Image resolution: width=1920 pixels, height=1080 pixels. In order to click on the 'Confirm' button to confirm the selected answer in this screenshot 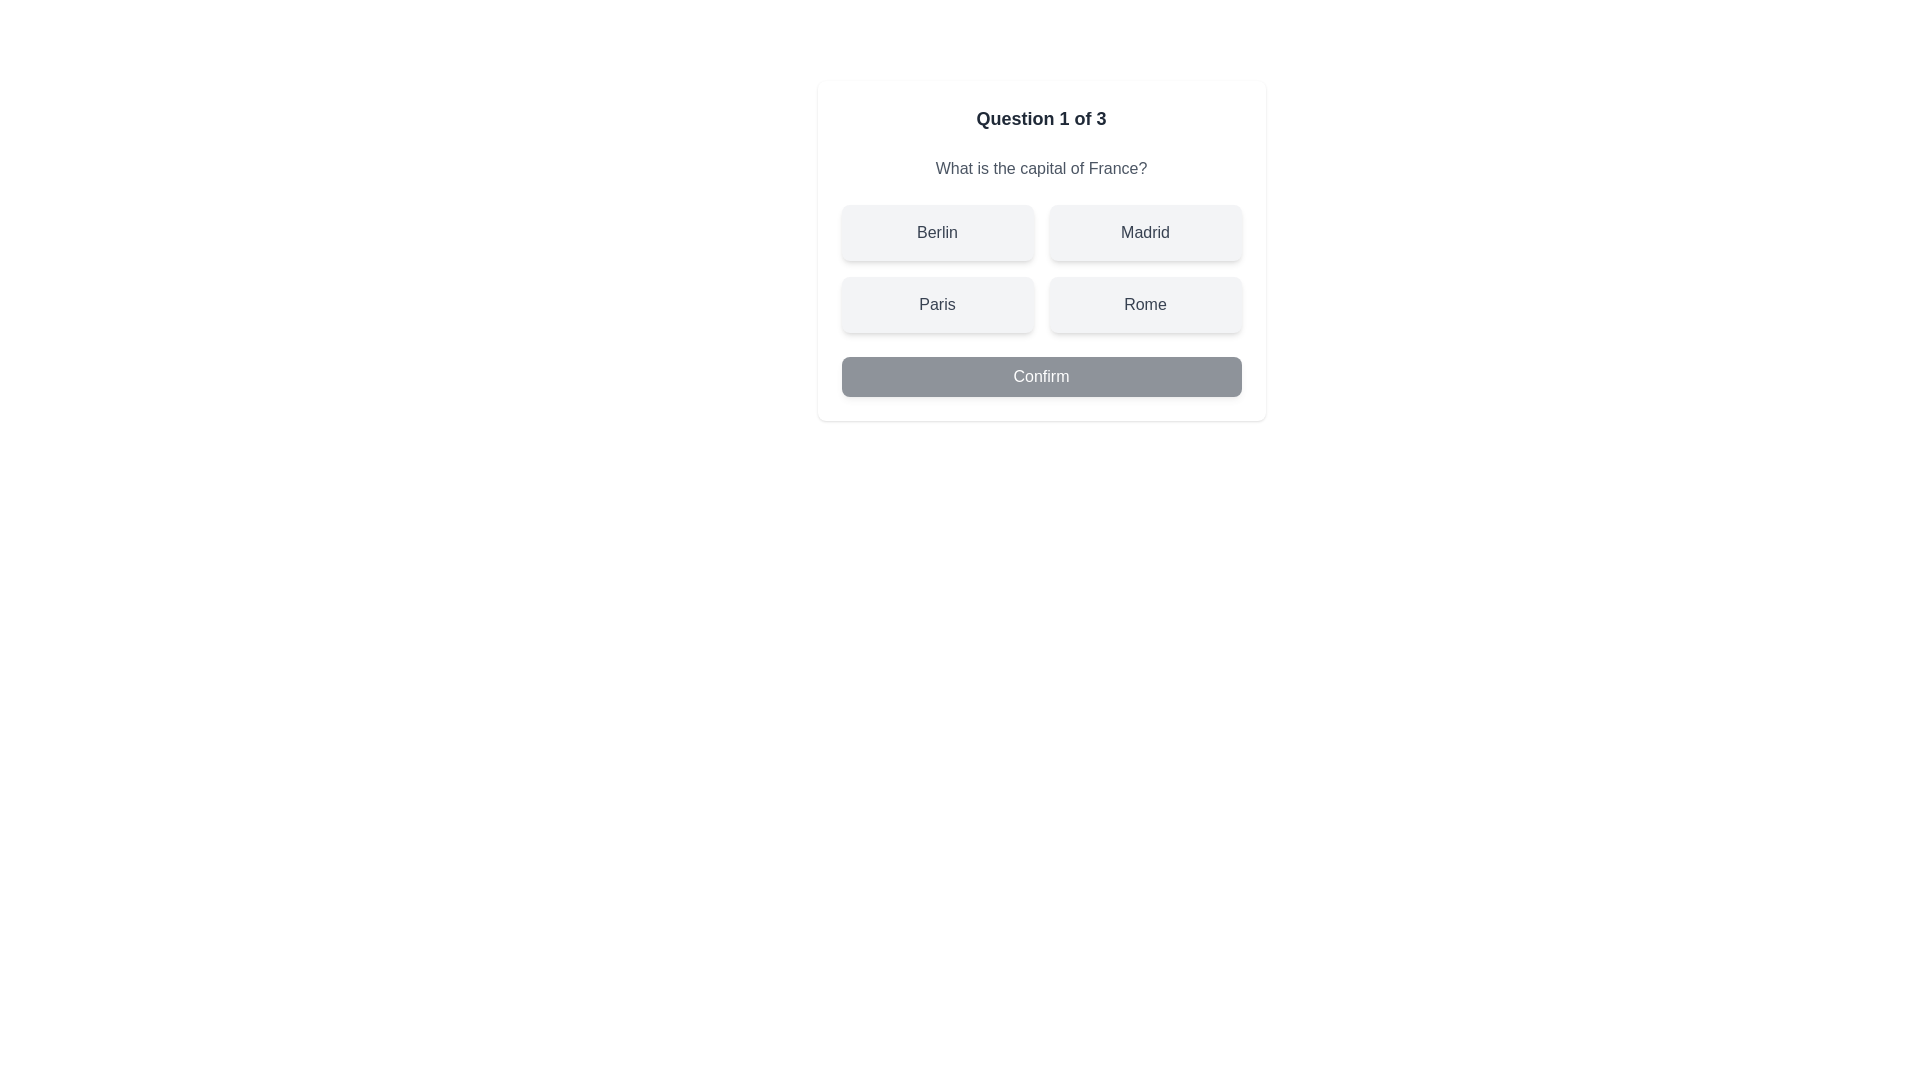, I will do `click(1040, 377)`.